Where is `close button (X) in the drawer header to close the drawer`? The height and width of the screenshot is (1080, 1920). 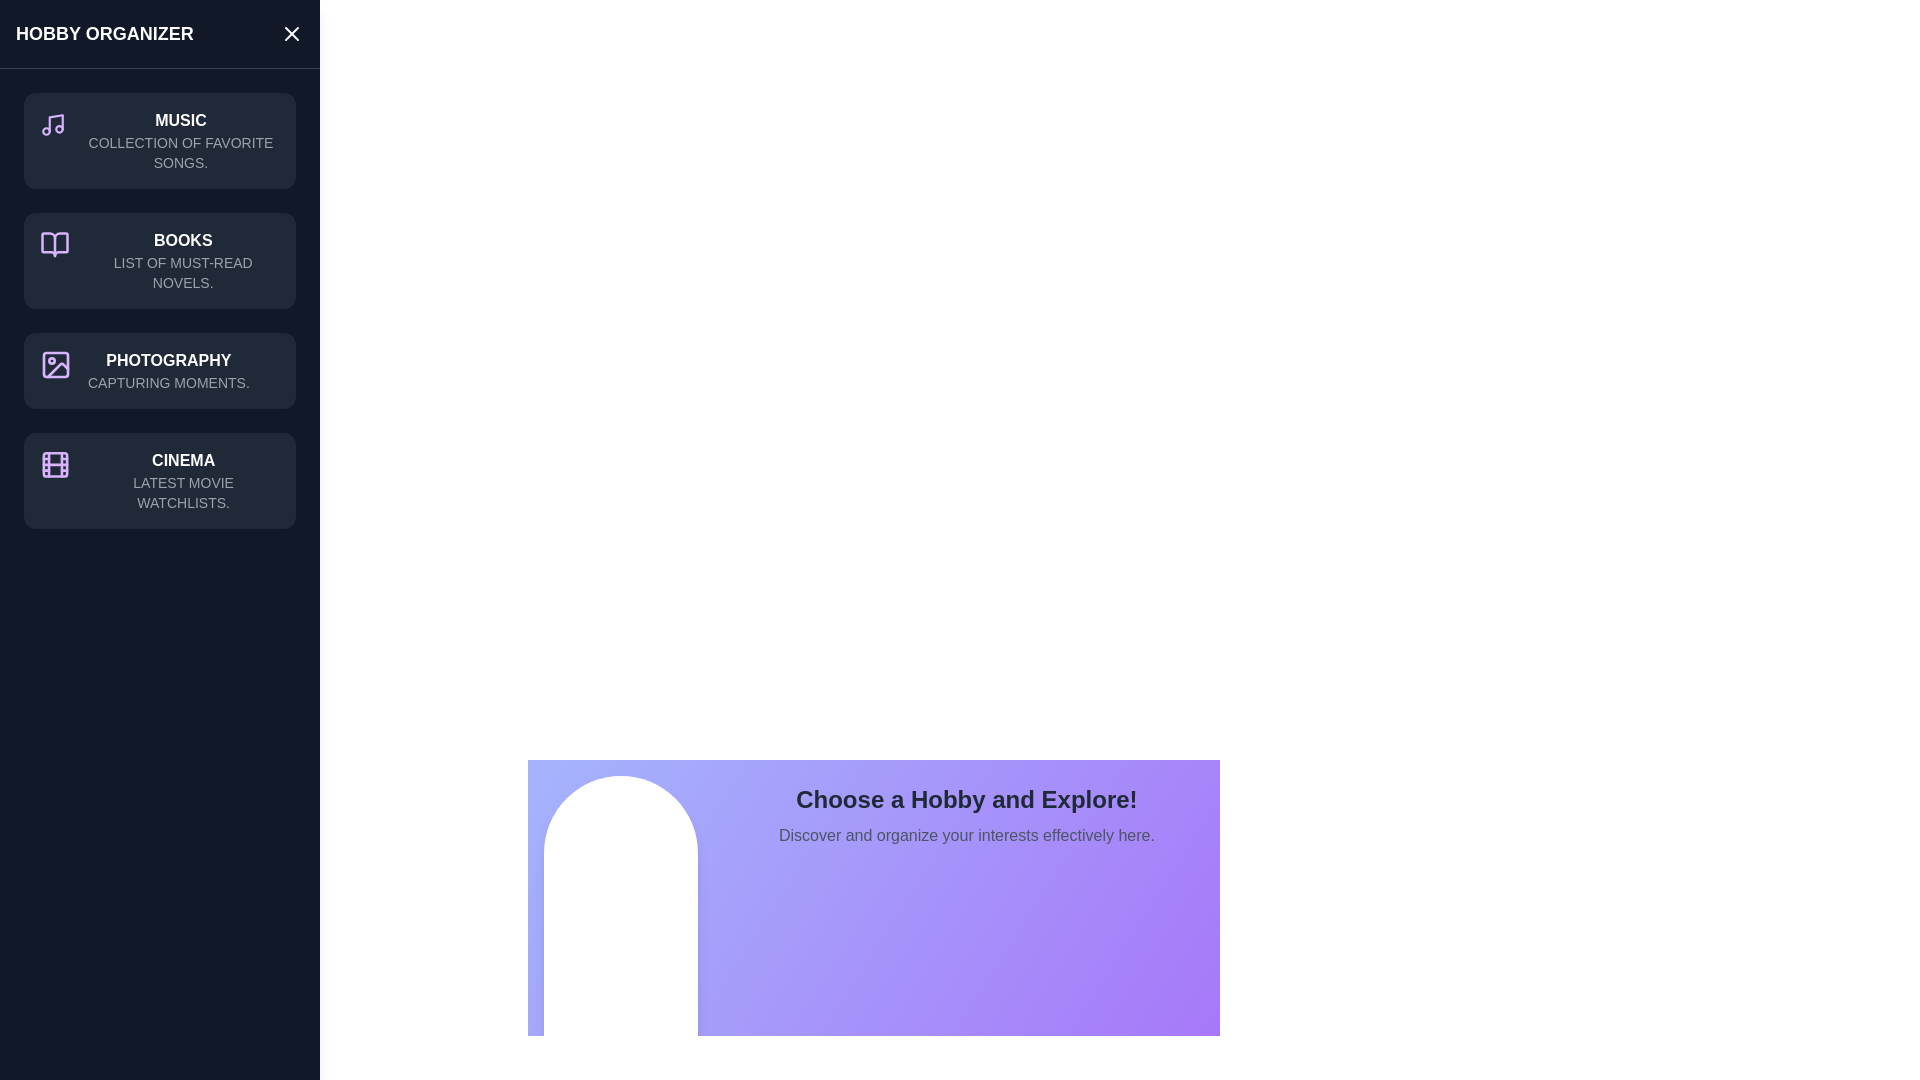 close button (X) in the drawer header to close the drawer is located at coordinates (291, 34).